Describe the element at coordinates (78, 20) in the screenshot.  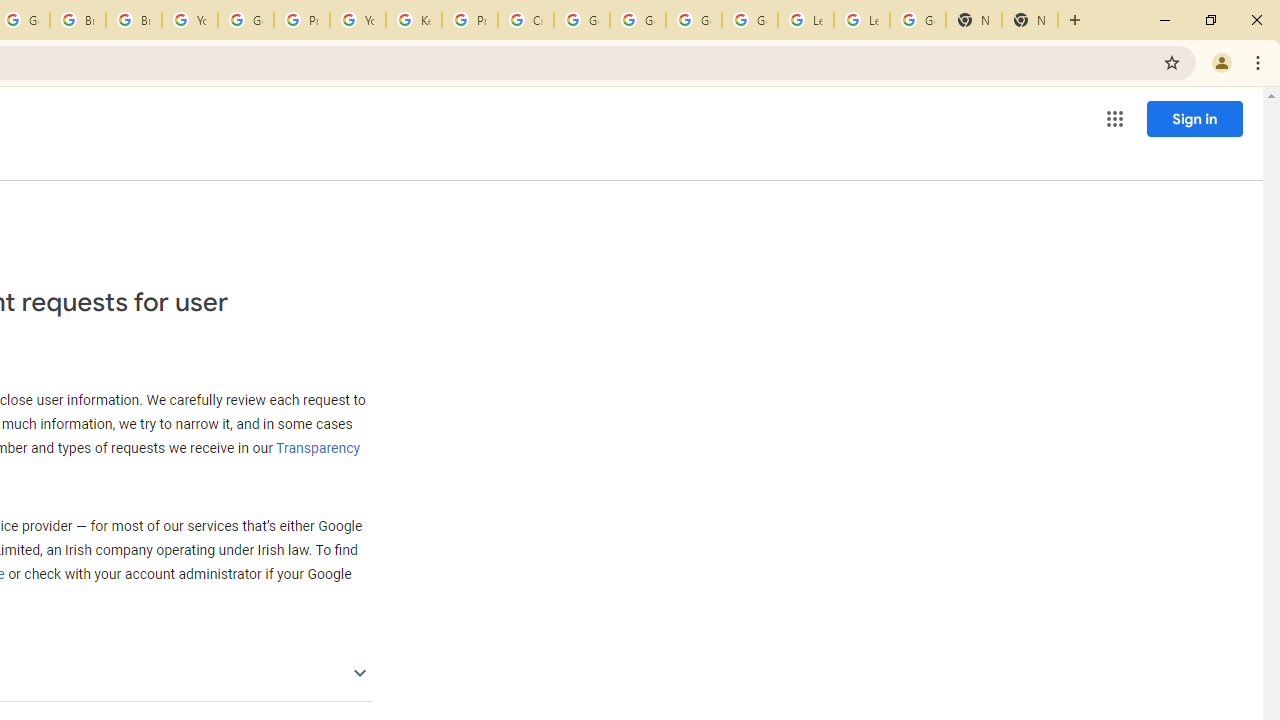
I see `'Brand Resource Center'` at that location.